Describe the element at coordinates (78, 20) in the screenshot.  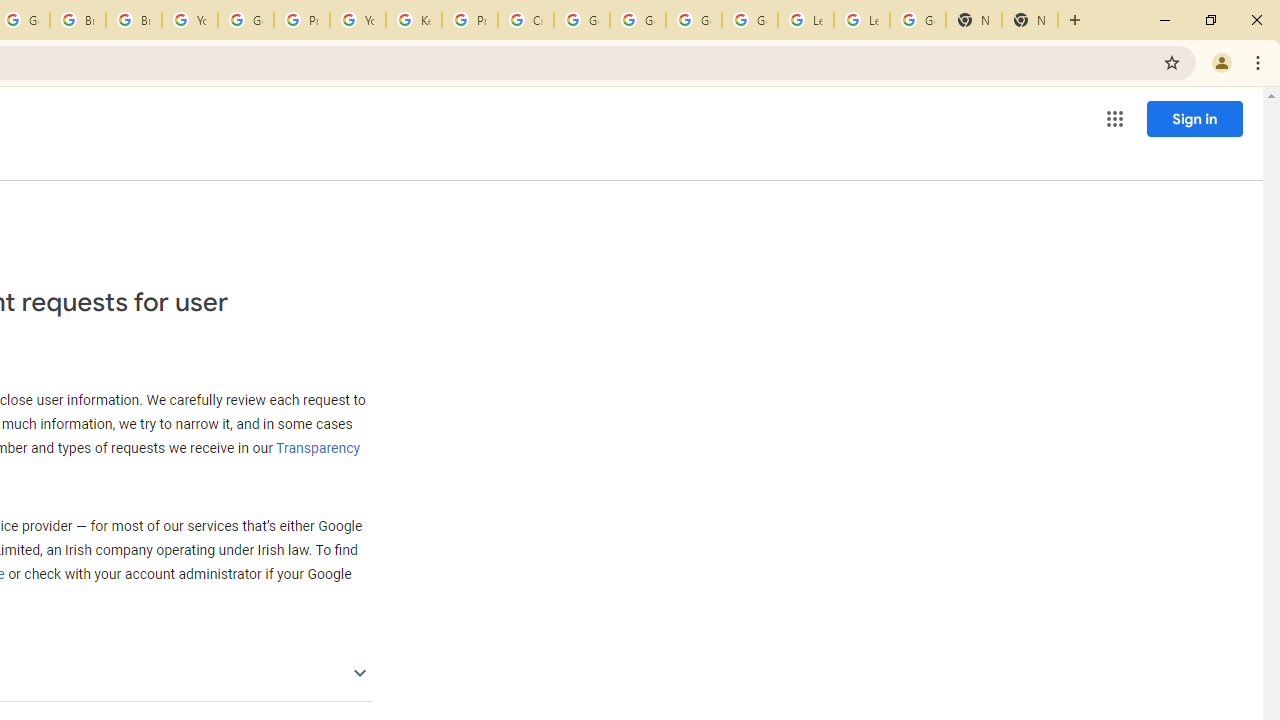
I see `'Brand Resource Center'` at that location.